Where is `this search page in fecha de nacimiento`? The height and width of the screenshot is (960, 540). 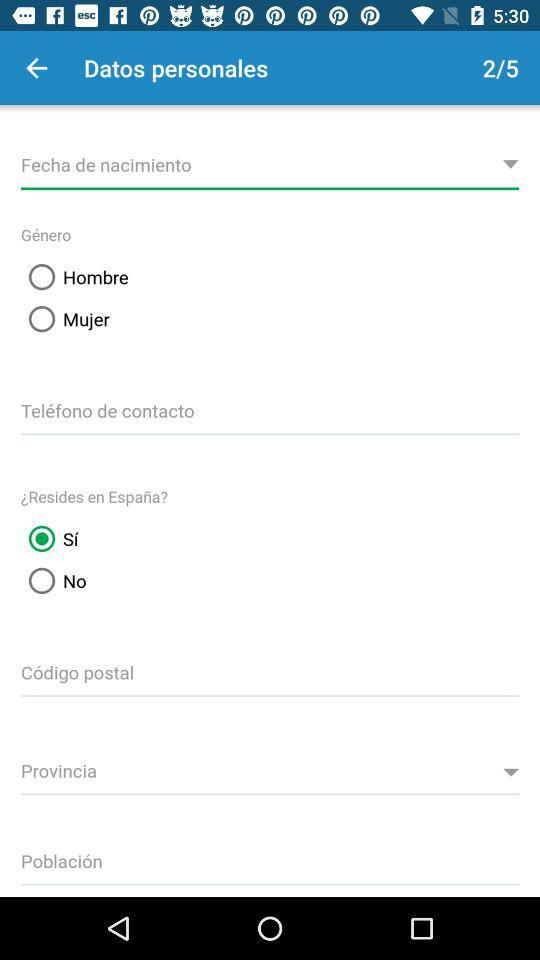 this search page in fecha de nacimiento is located at coordinates (270, 161).